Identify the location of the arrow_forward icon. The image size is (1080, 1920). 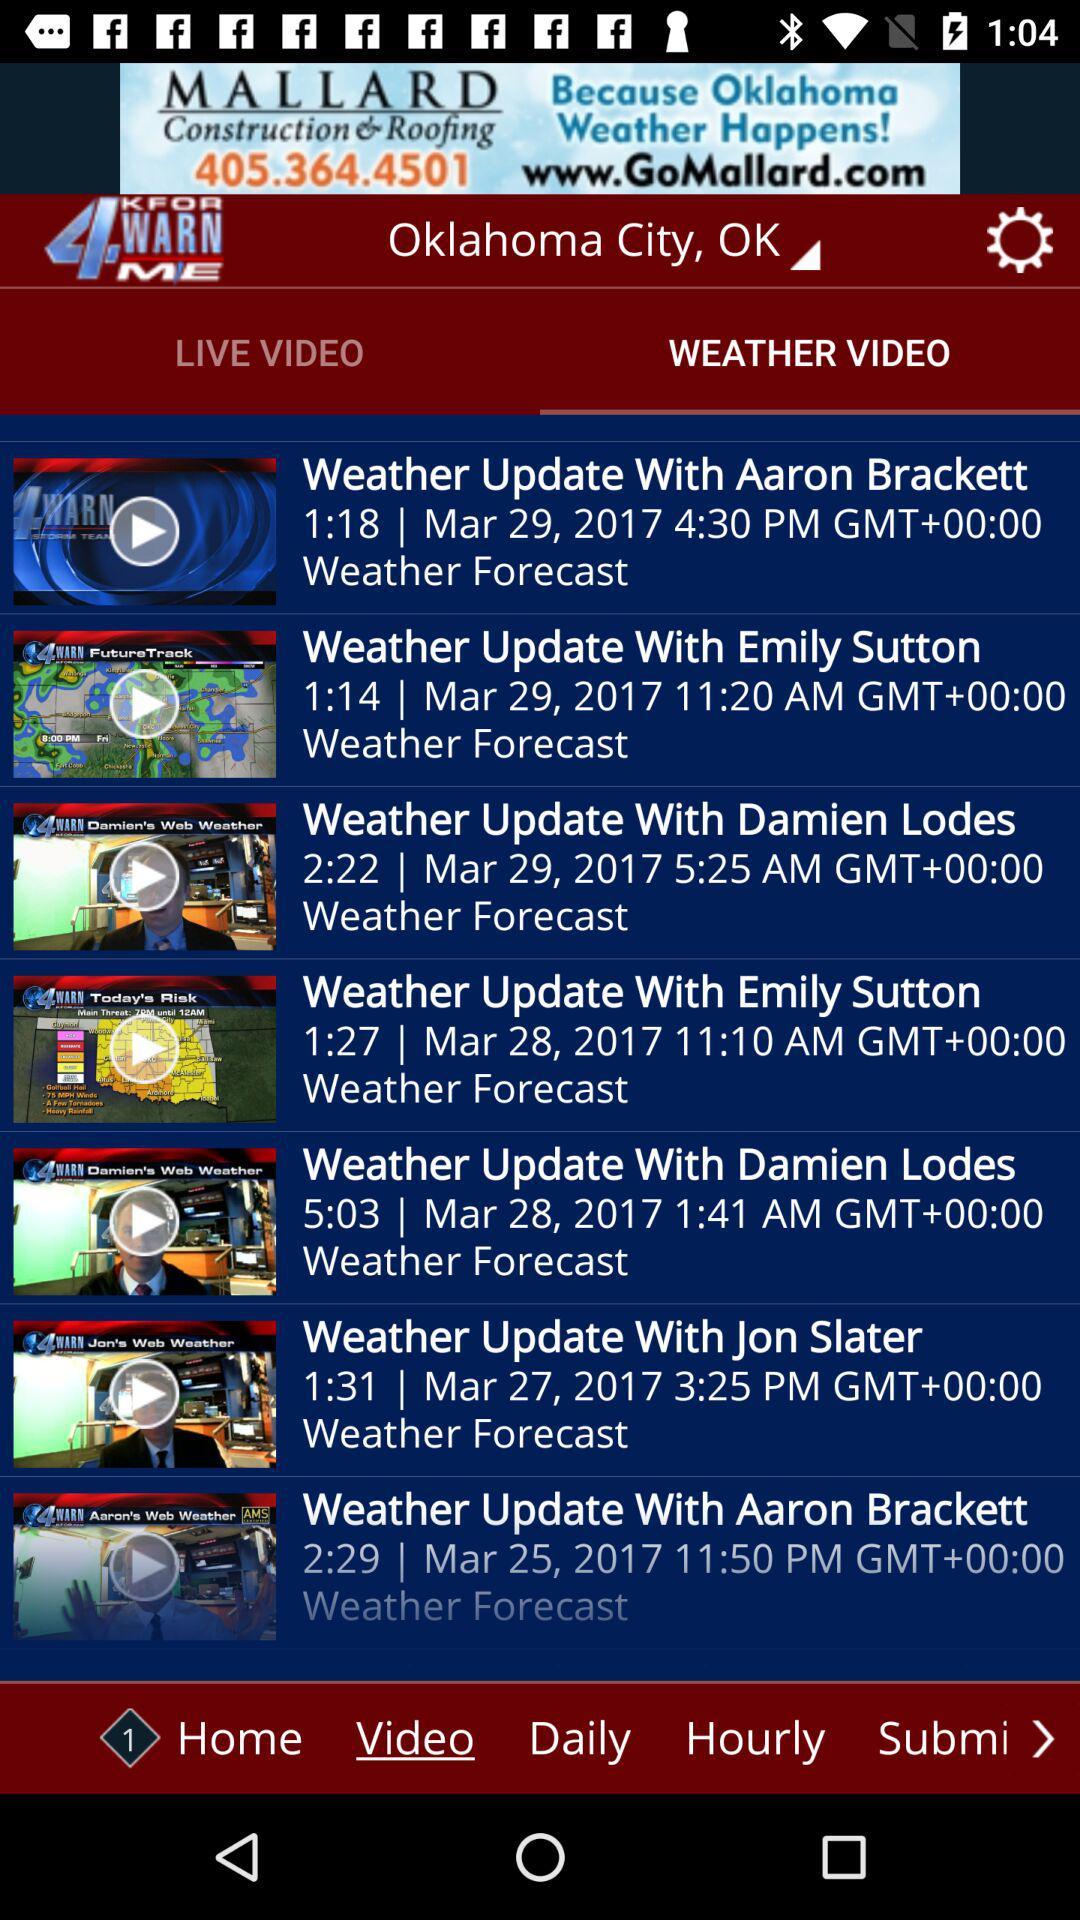
(1042, 1737).